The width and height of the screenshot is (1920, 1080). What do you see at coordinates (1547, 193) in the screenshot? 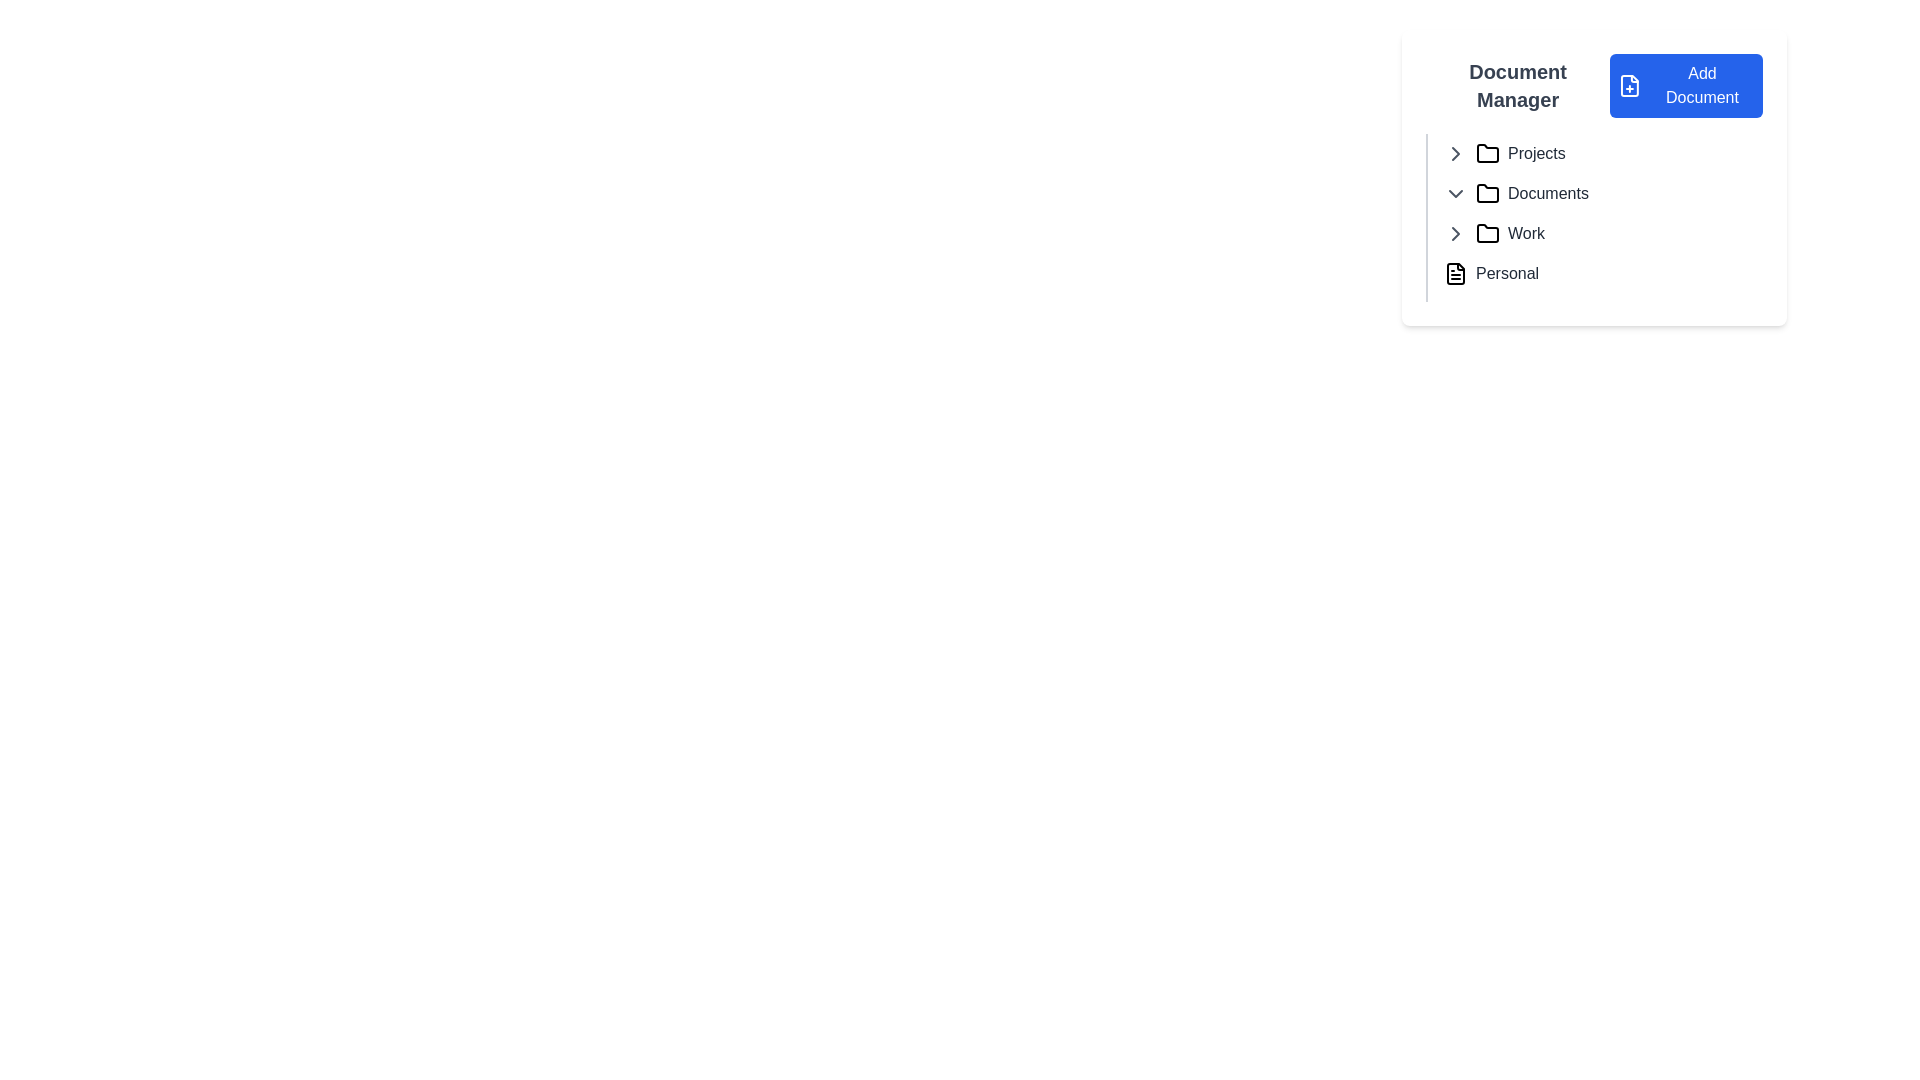
I see `the 'Documents' text label in the file manager interface` at bounding box center [1547, 193].